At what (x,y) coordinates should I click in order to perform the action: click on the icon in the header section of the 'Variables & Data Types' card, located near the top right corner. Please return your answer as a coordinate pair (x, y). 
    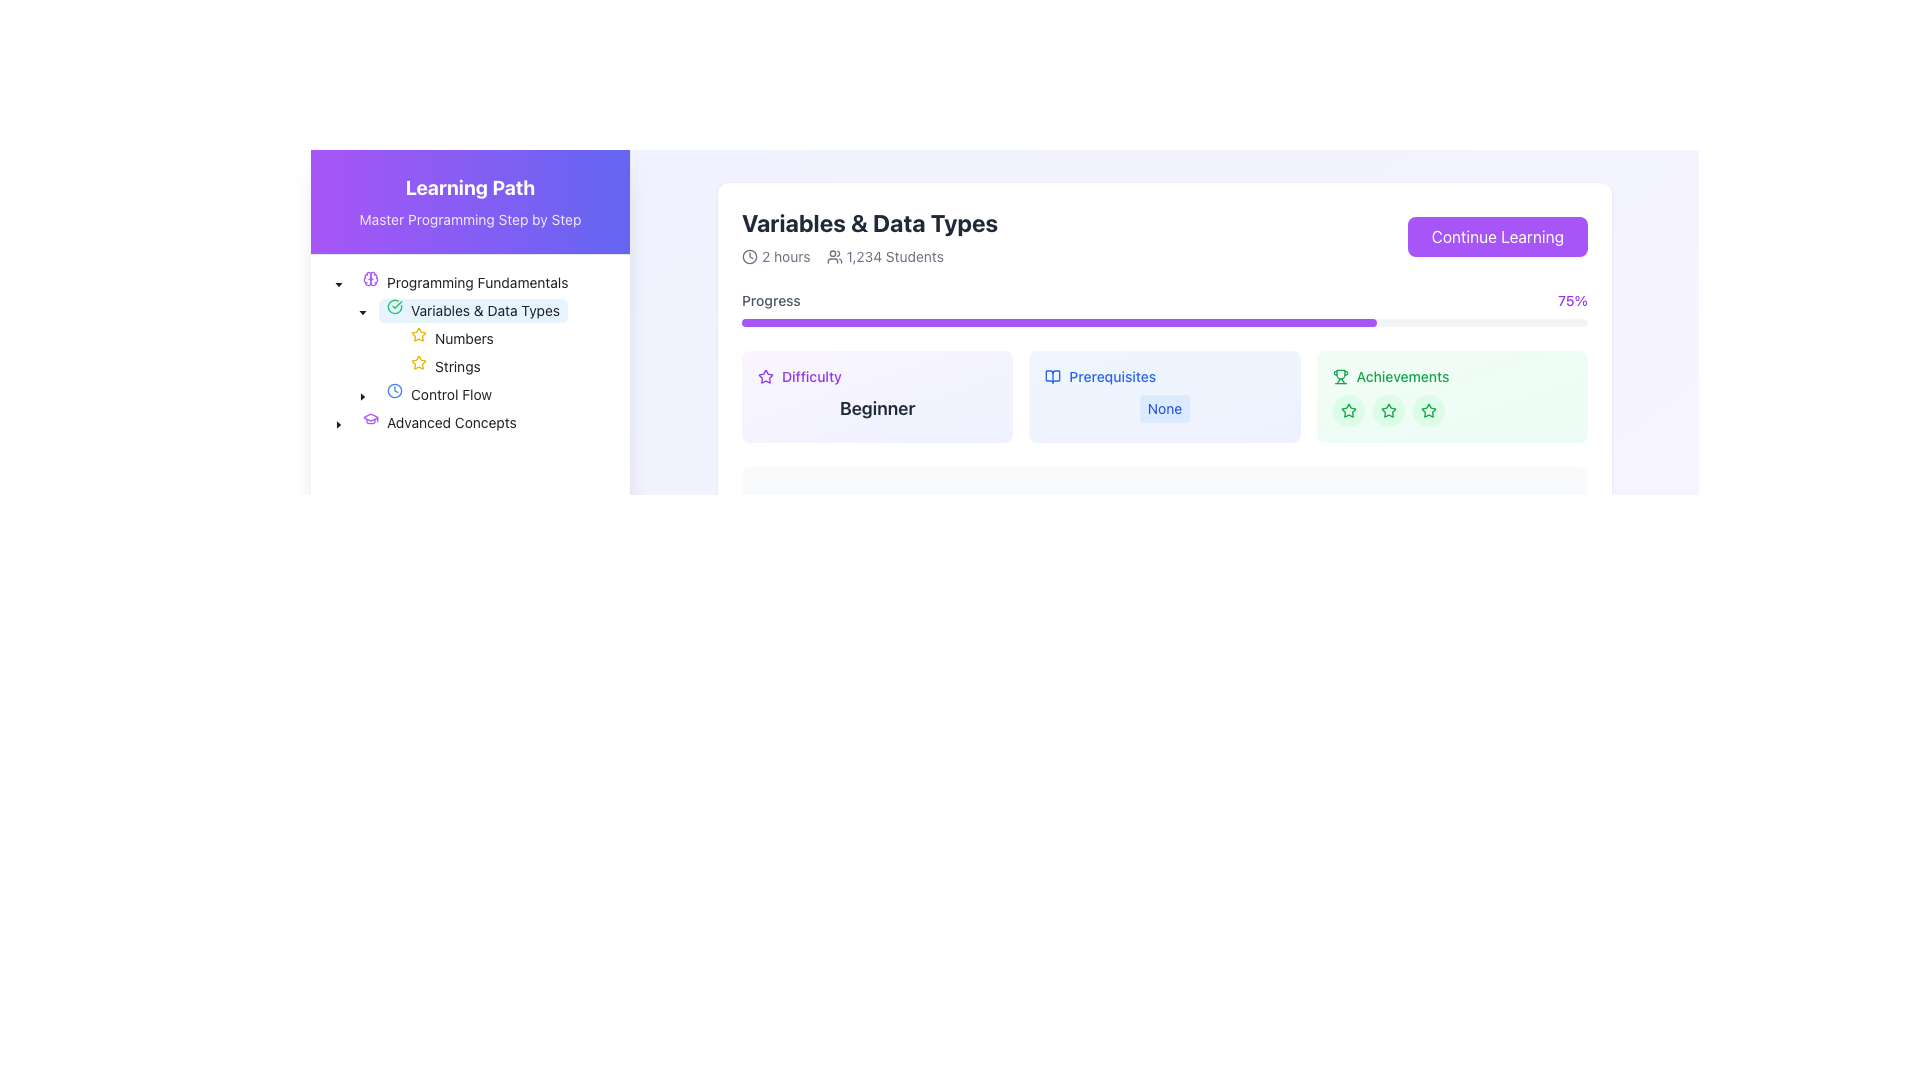
    Looking at the image, I should click on (1052, 377).